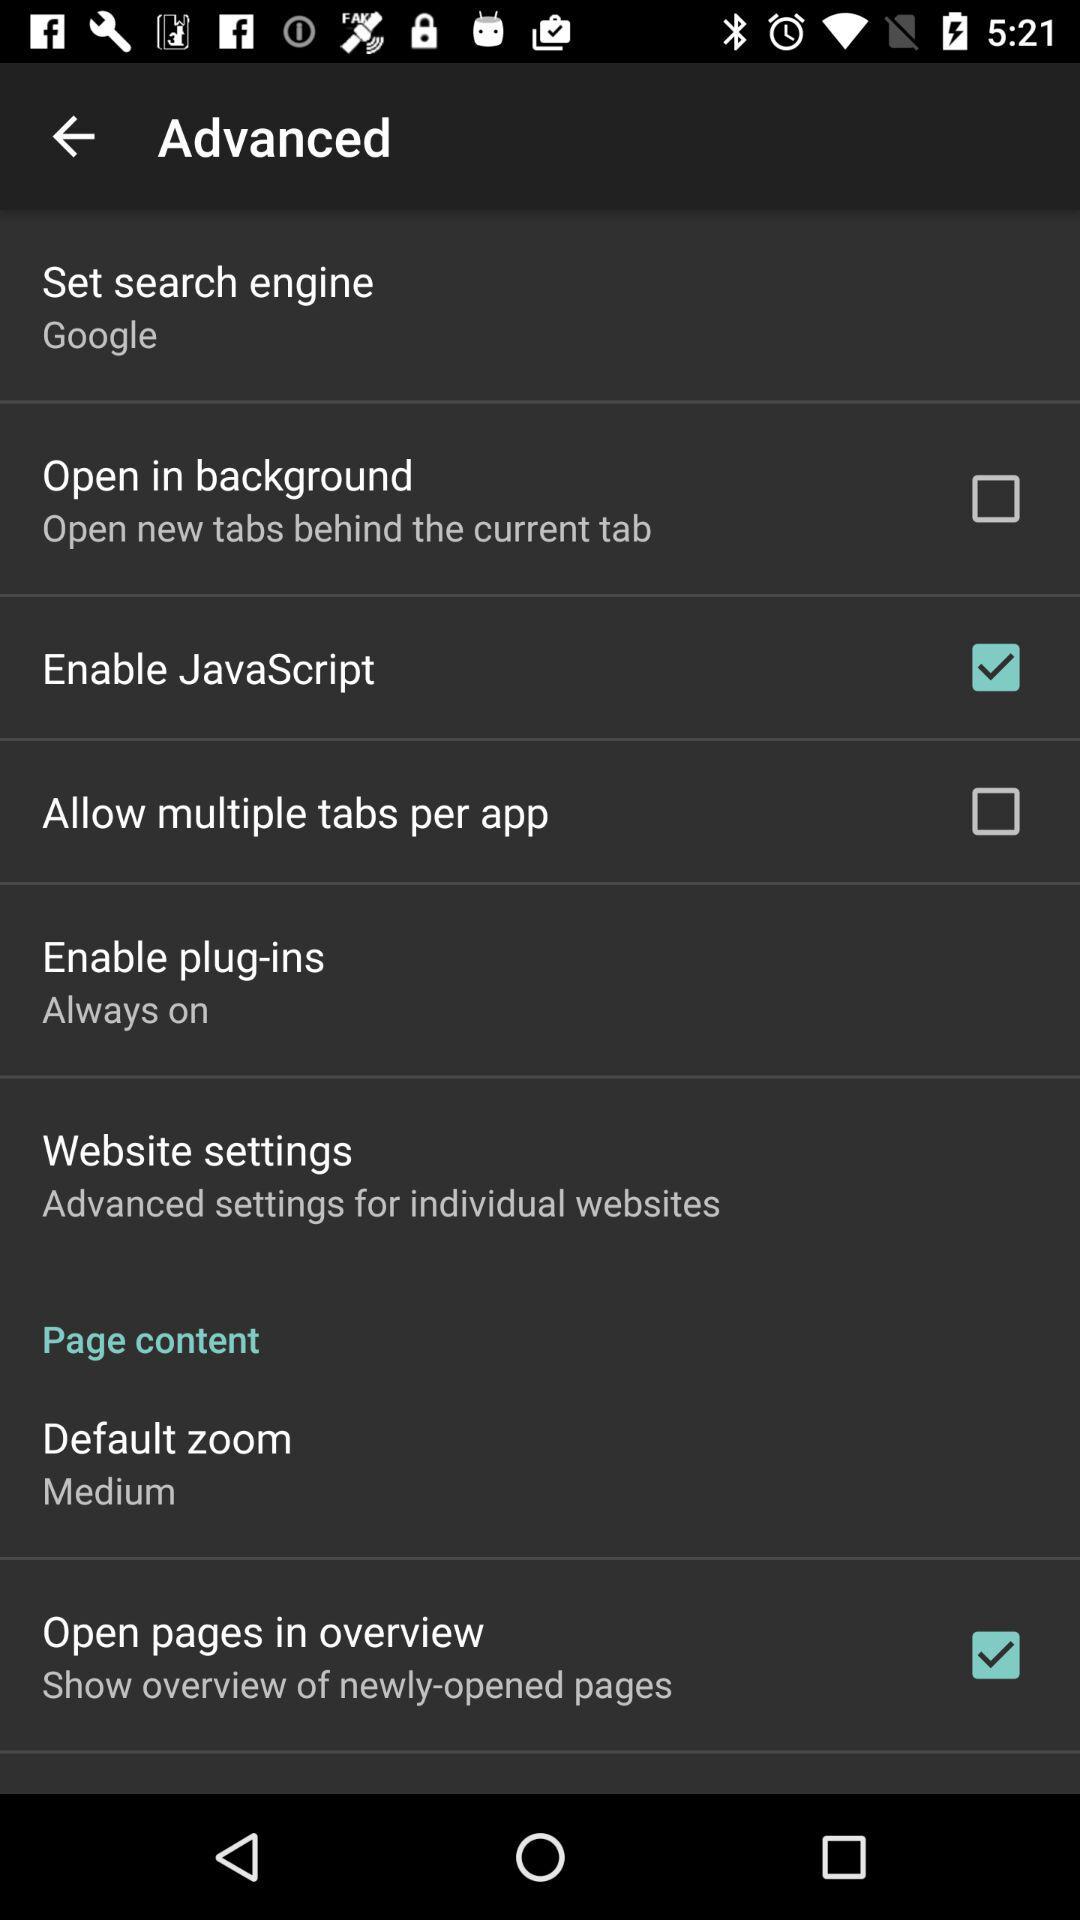 This screenshot has height=1920, width=1080. What do you see at coordinates (197, 1148) in the screenshot?
I see `item below always on icon` at bounding box center [197, 1148].